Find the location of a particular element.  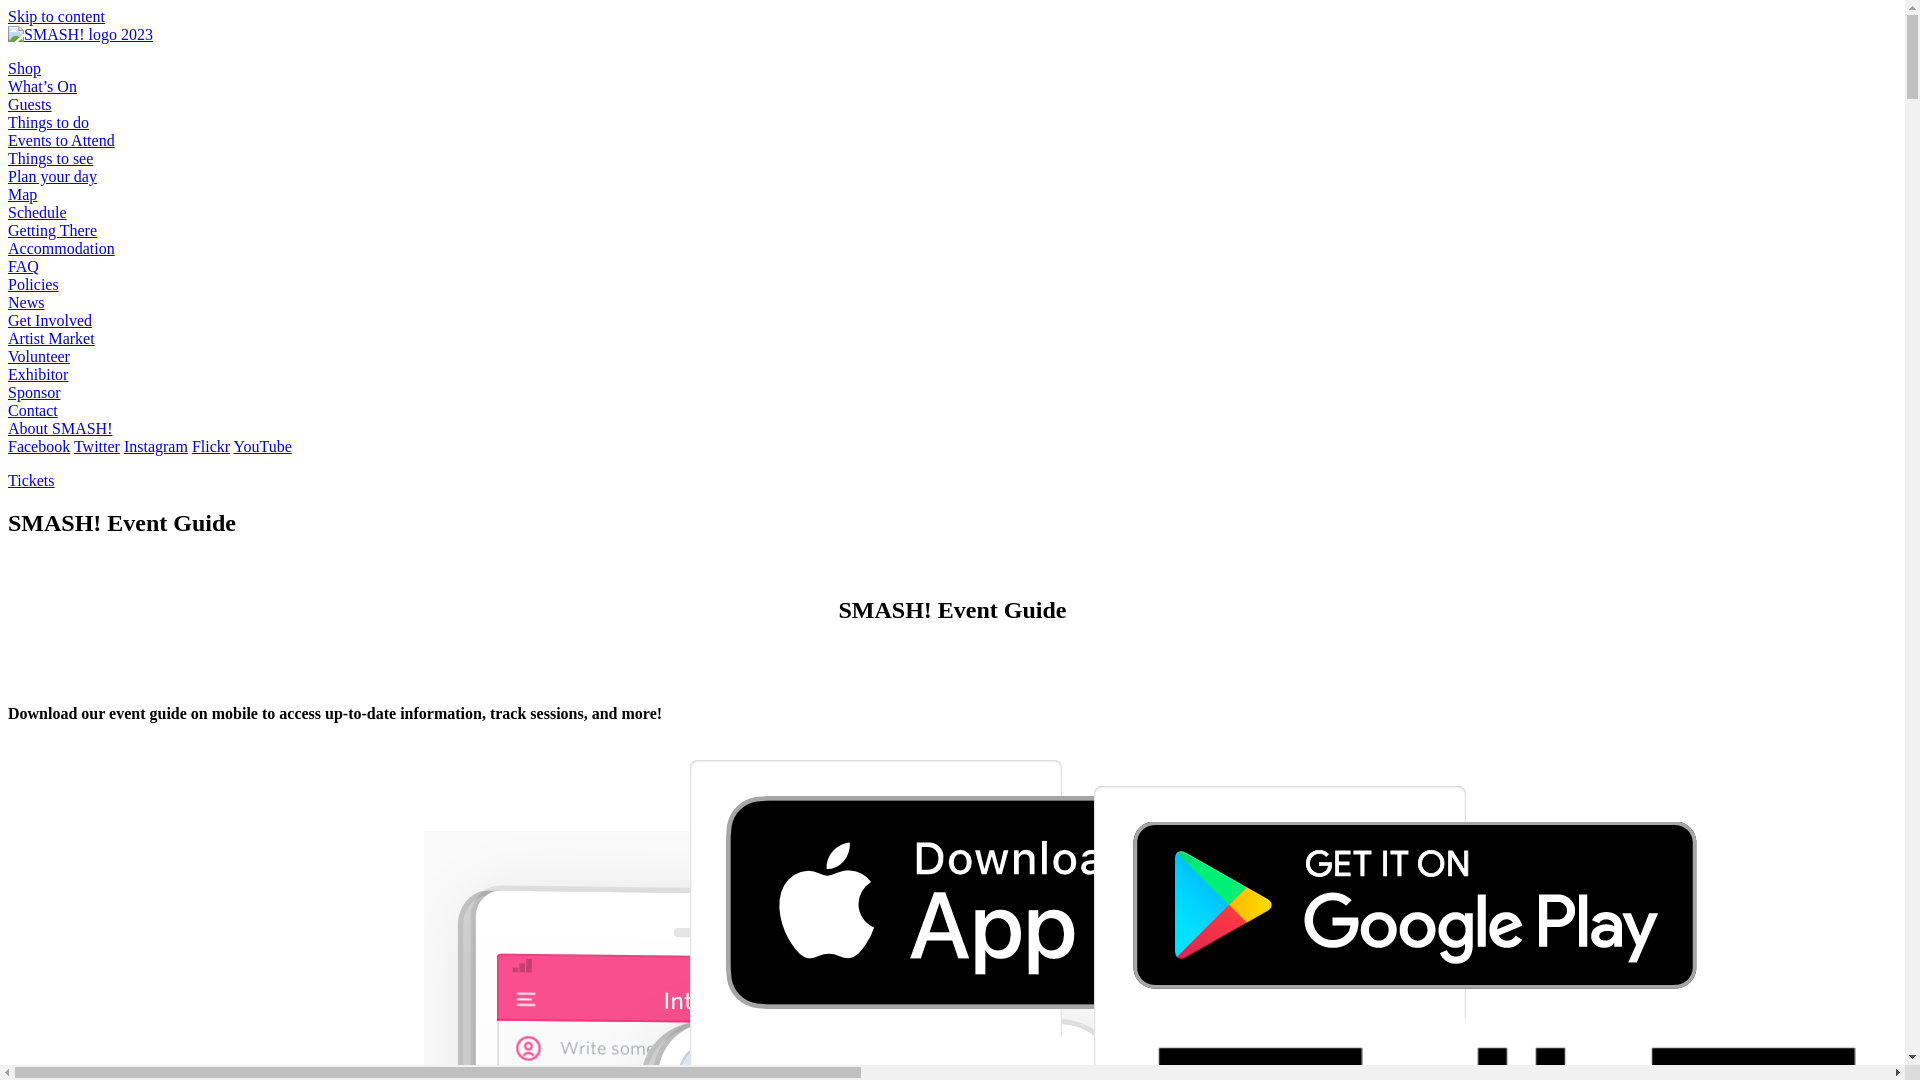

'Map' is located at coordinates (22, 194).